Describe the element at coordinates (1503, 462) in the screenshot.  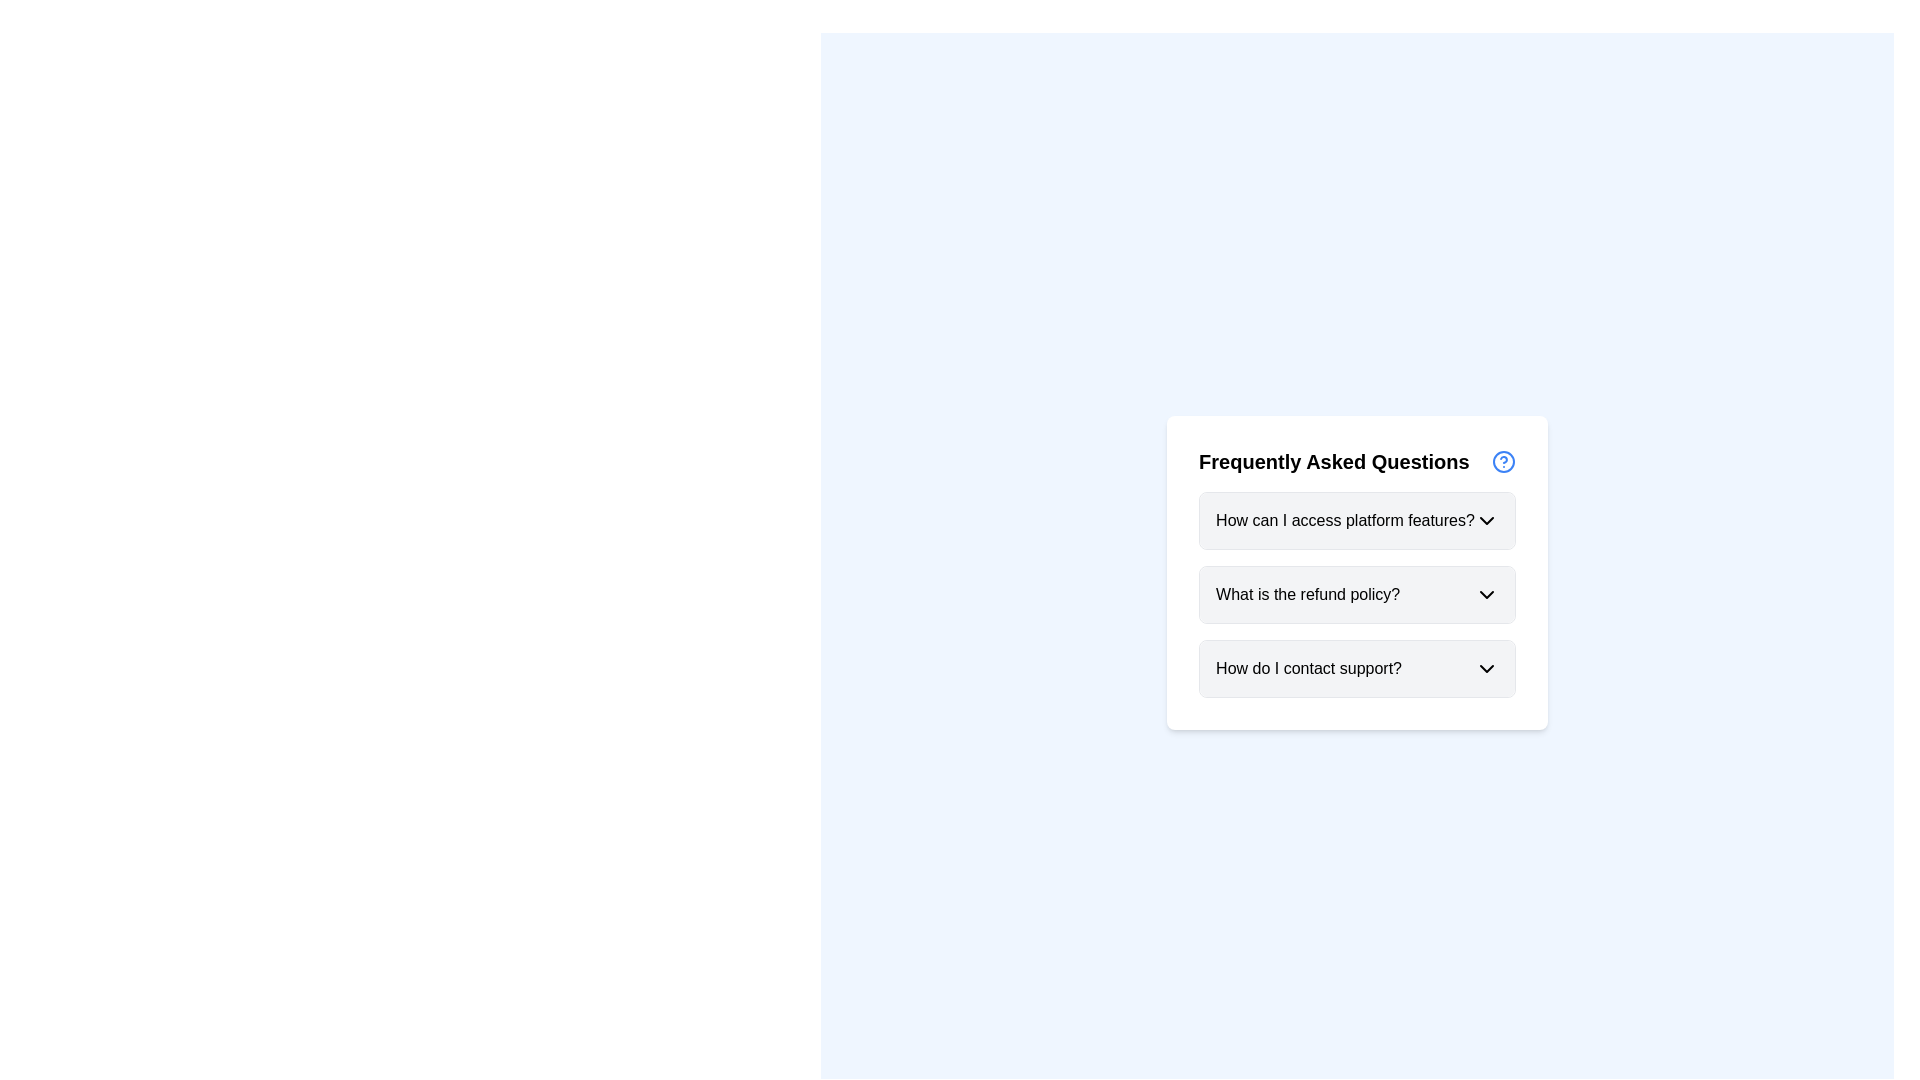
I see `the circular vector icon with a blue stroke and a question mark inside, located in the upper-right corner of the 'Frequently Asked Questions' header` at that location.